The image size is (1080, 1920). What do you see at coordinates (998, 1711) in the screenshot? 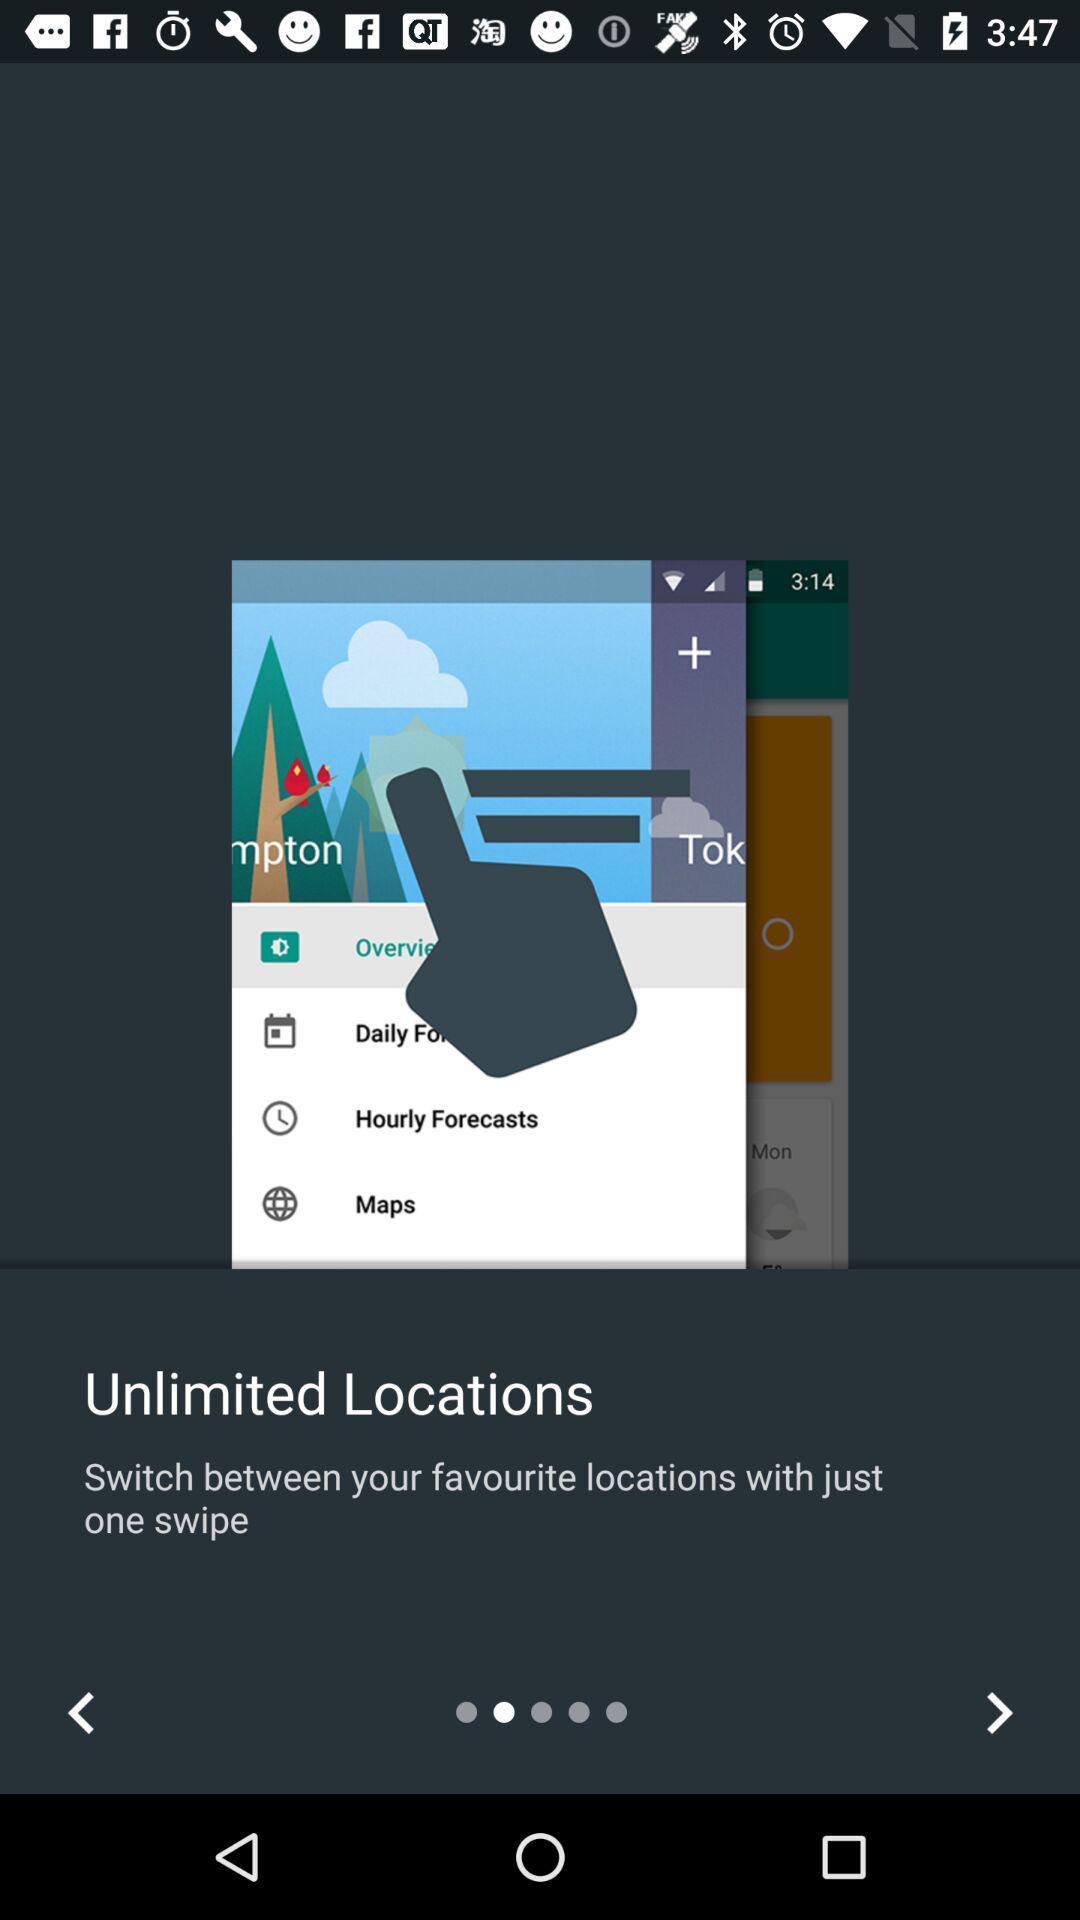
I see `the arrow_forward icon` at bounding box center [998, 1711].